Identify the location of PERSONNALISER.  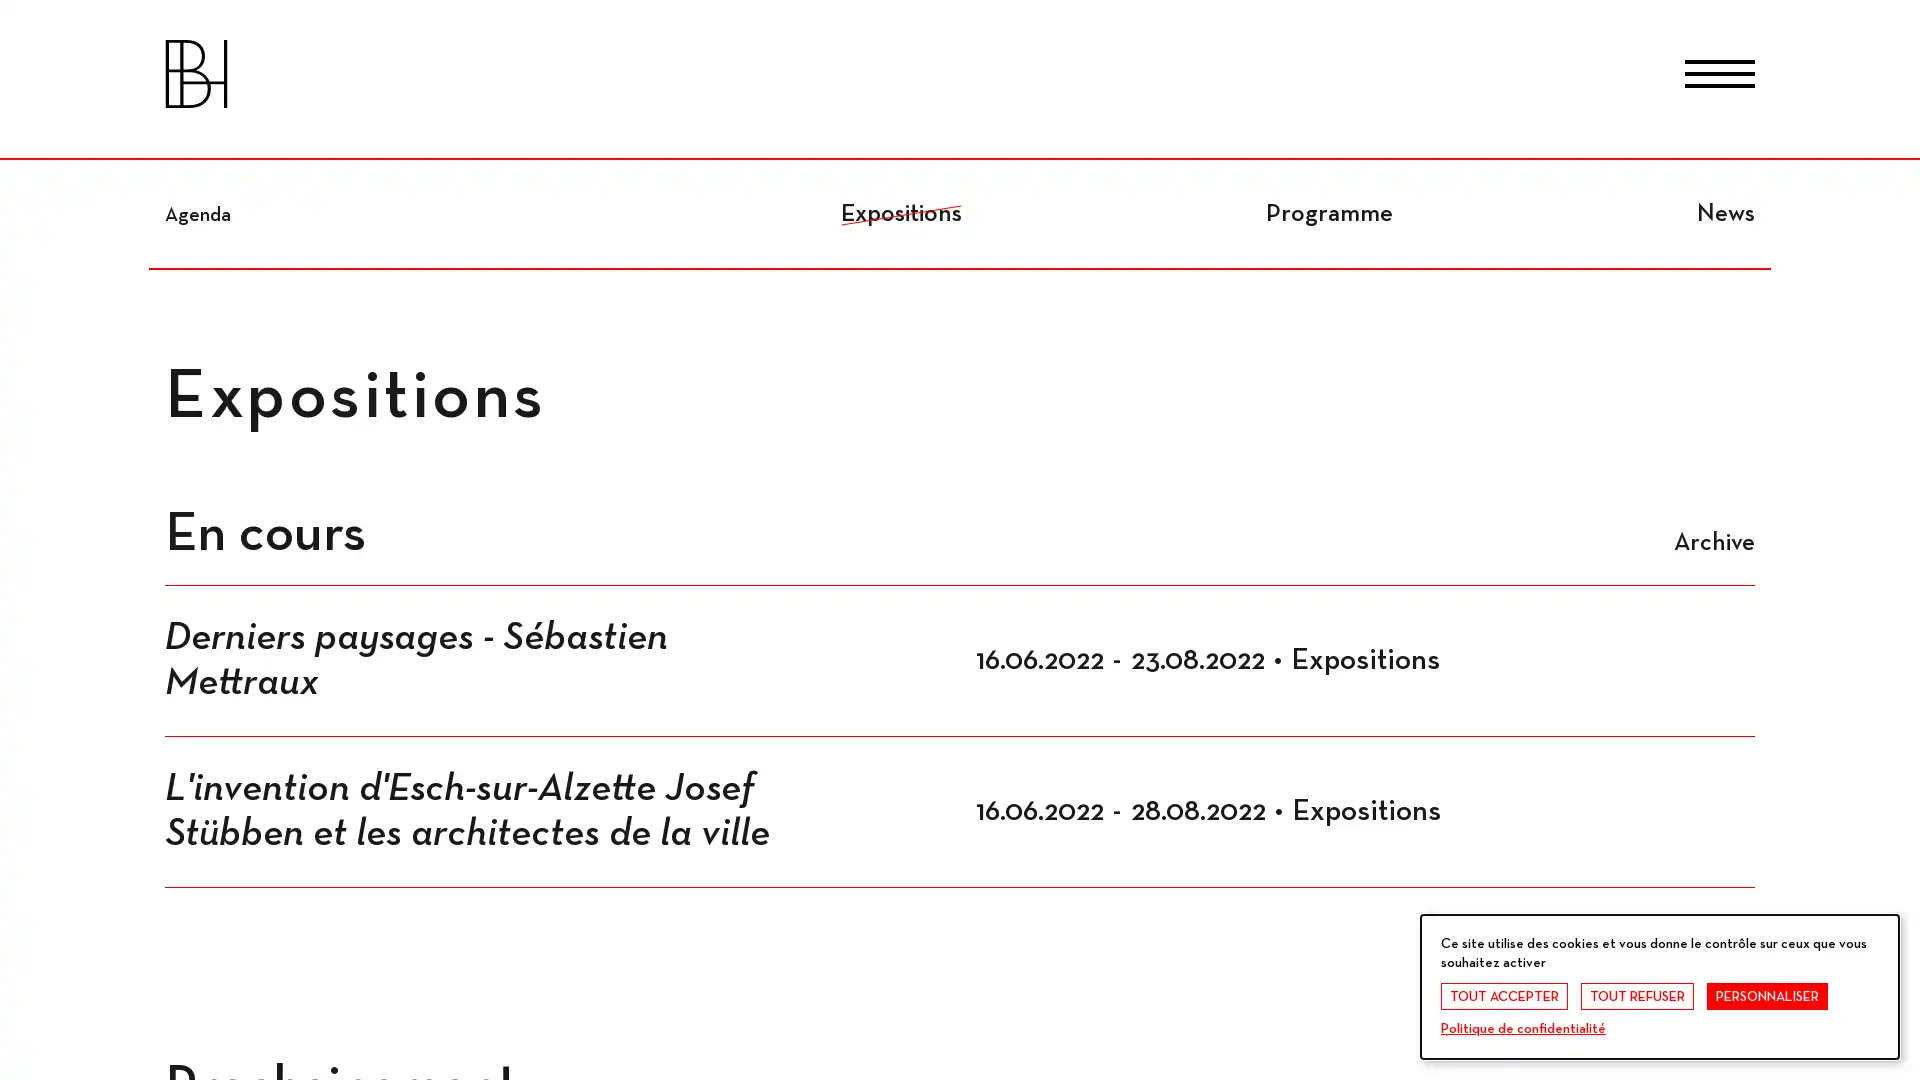
(1767, 996).